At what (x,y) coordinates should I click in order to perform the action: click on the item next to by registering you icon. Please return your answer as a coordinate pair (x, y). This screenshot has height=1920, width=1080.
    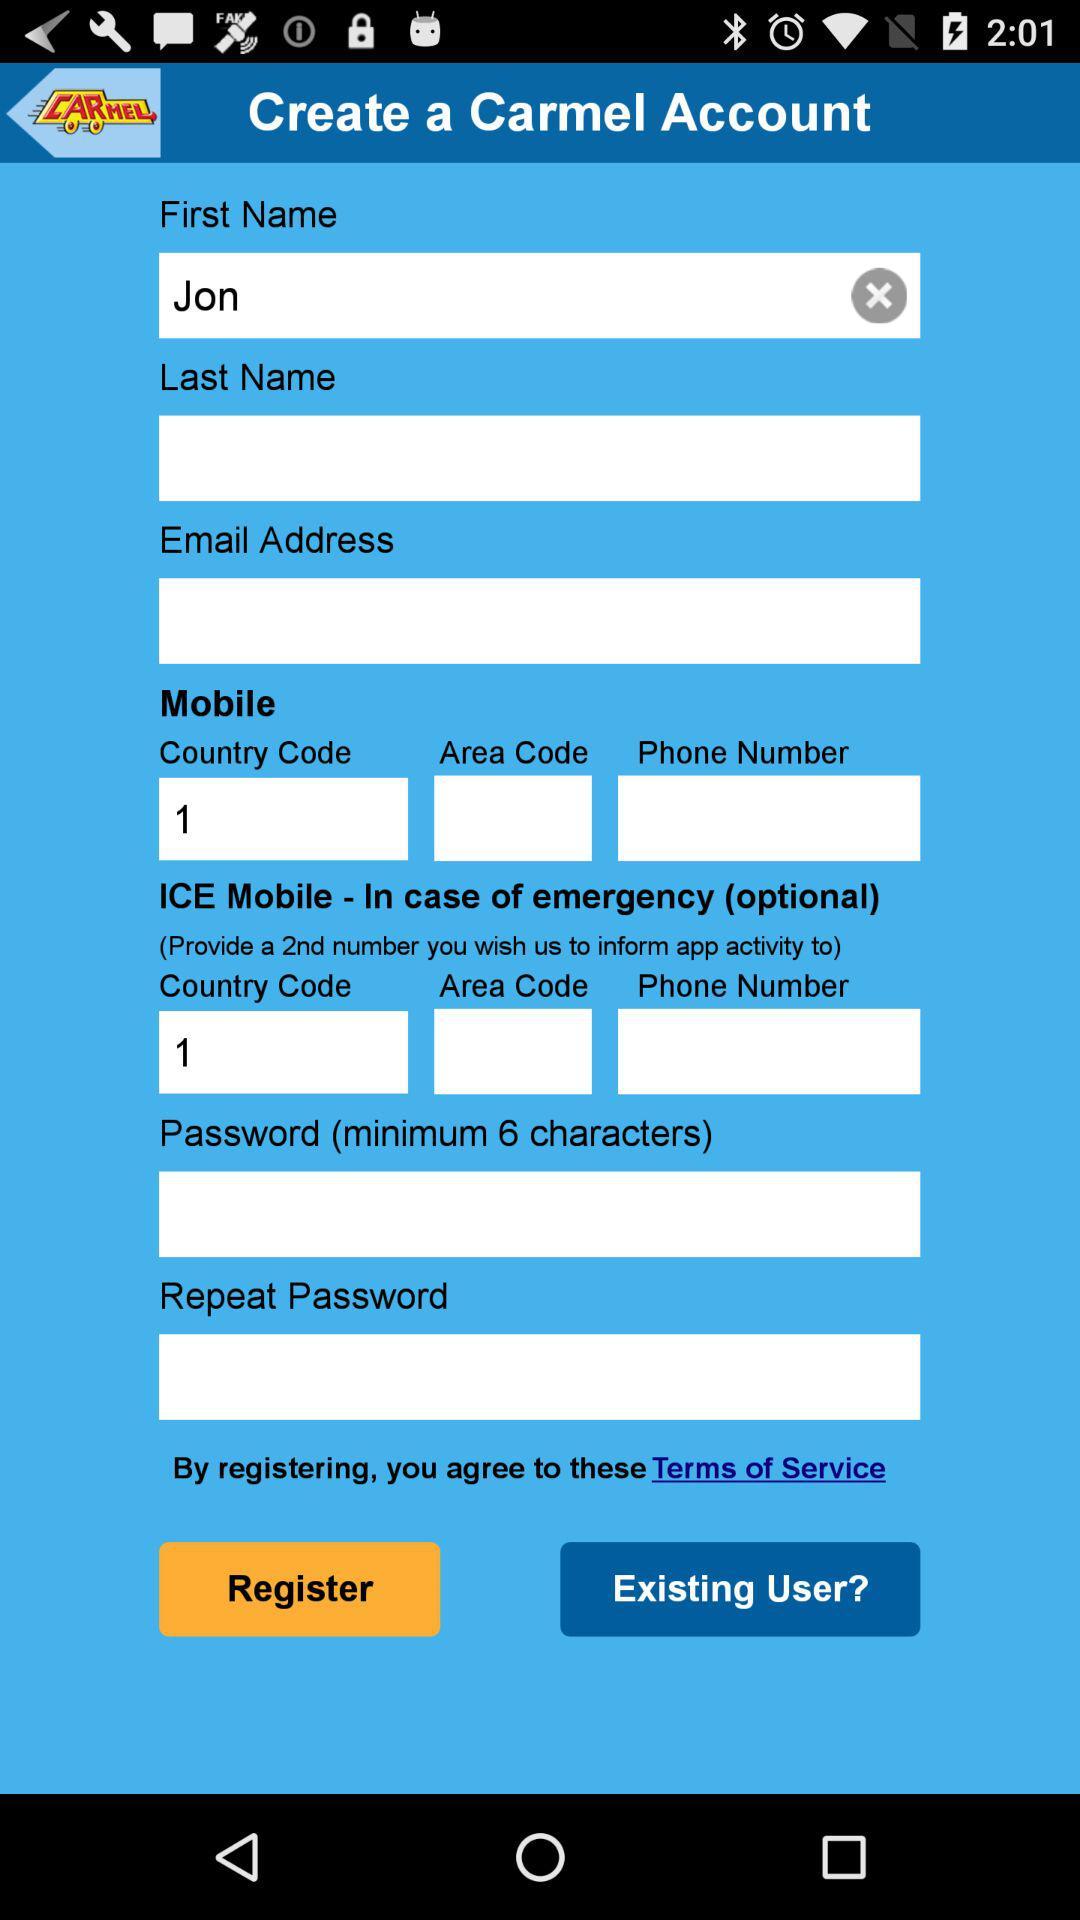
    Looking at the image, I should click on (767, 1468).